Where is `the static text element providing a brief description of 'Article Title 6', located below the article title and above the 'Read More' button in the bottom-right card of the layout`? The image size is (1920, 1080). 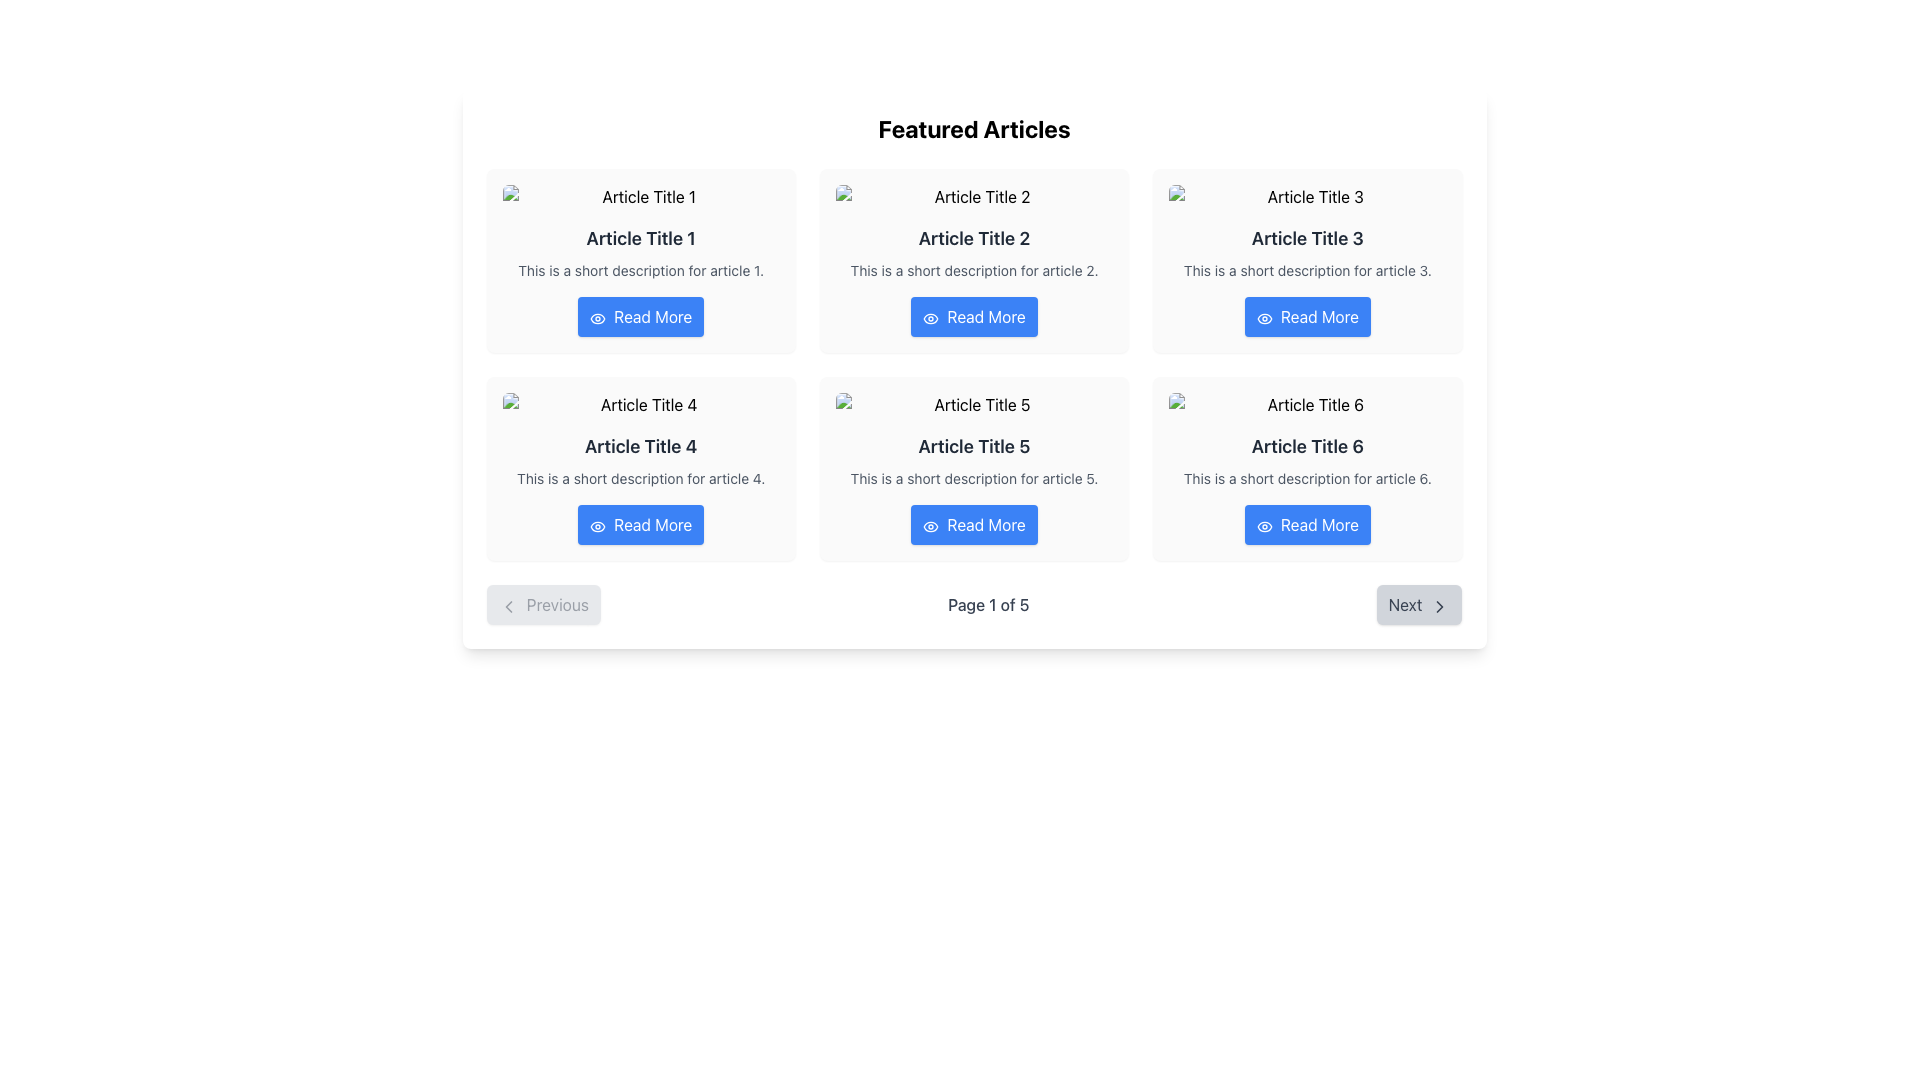
the static text element providing a brief description of 'Article Title 6', located below the article title and above the 'Read More' button in the bottom-right card of the layout is located at coordinates (1307, 478).